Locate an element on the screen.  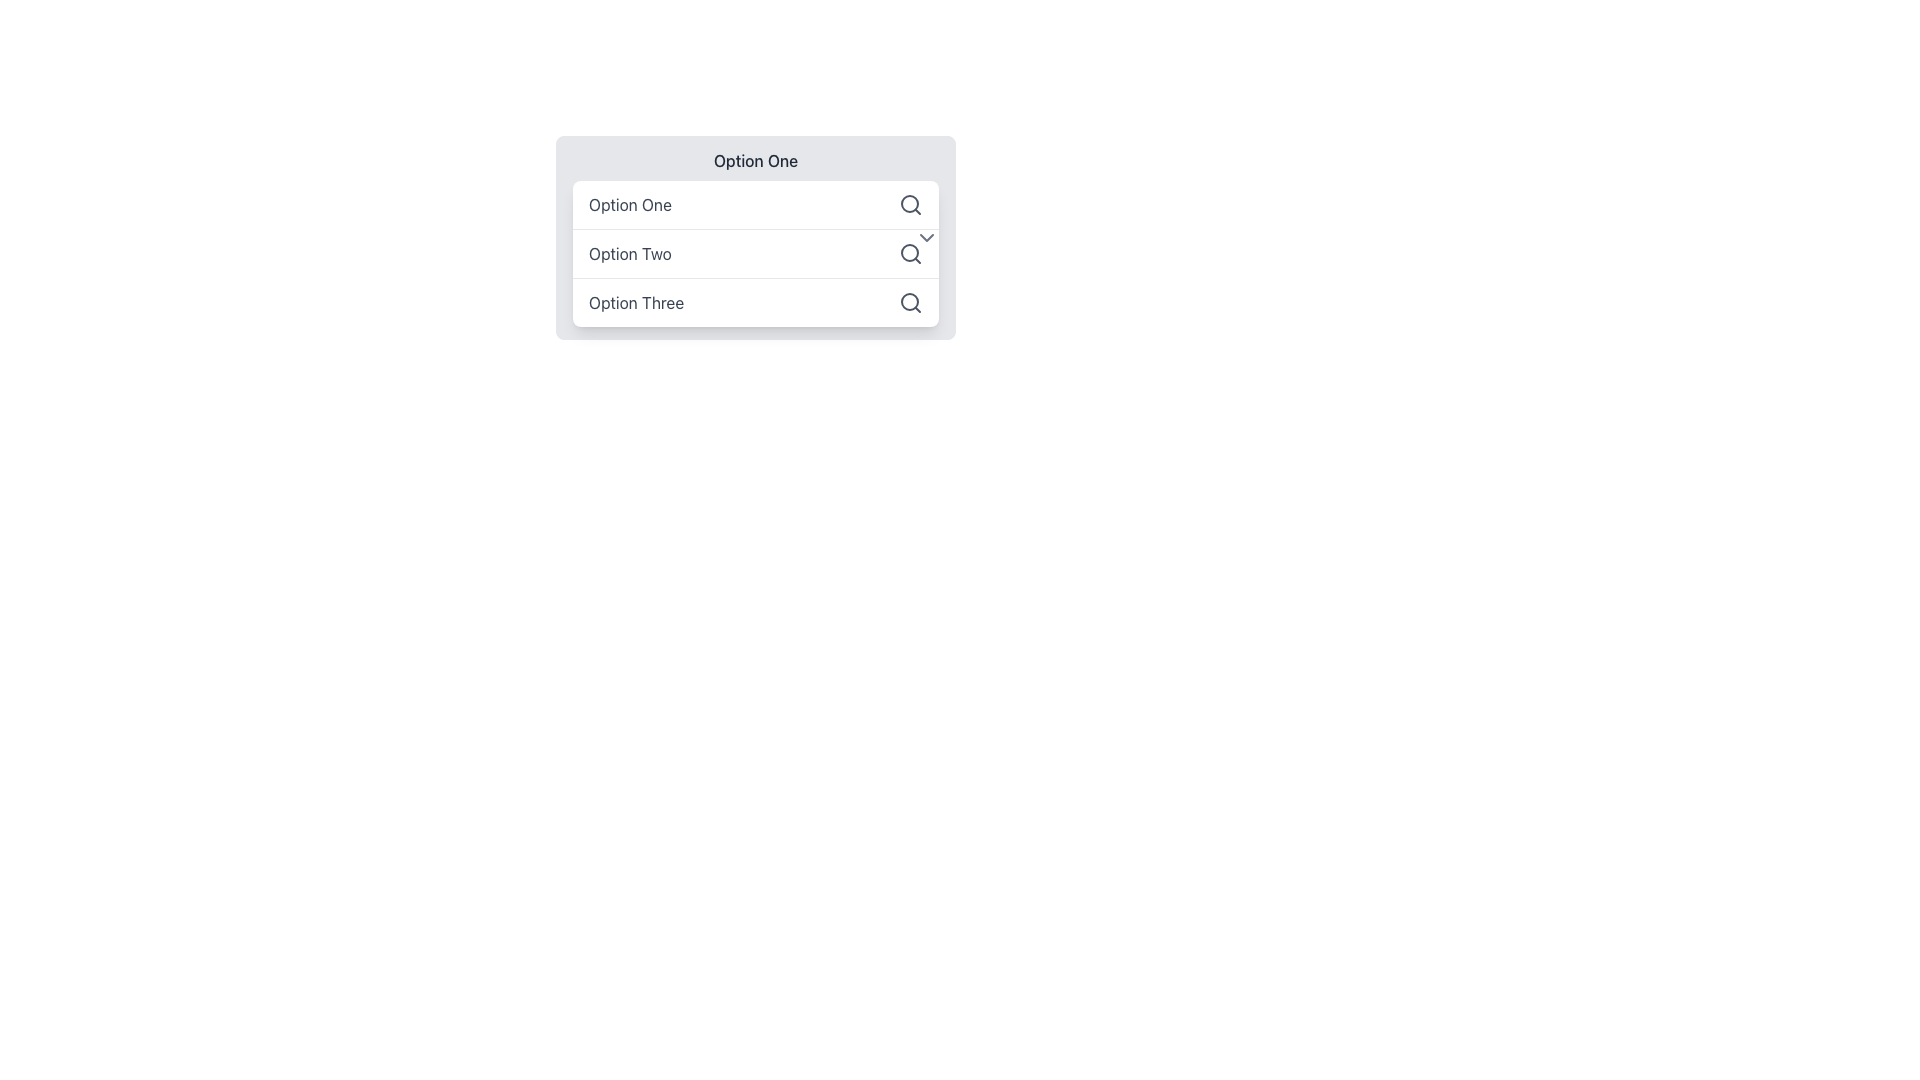
the dropdown menu option located beneath the gray bar labeled 'Option One' is located at coordinates (754, 253).